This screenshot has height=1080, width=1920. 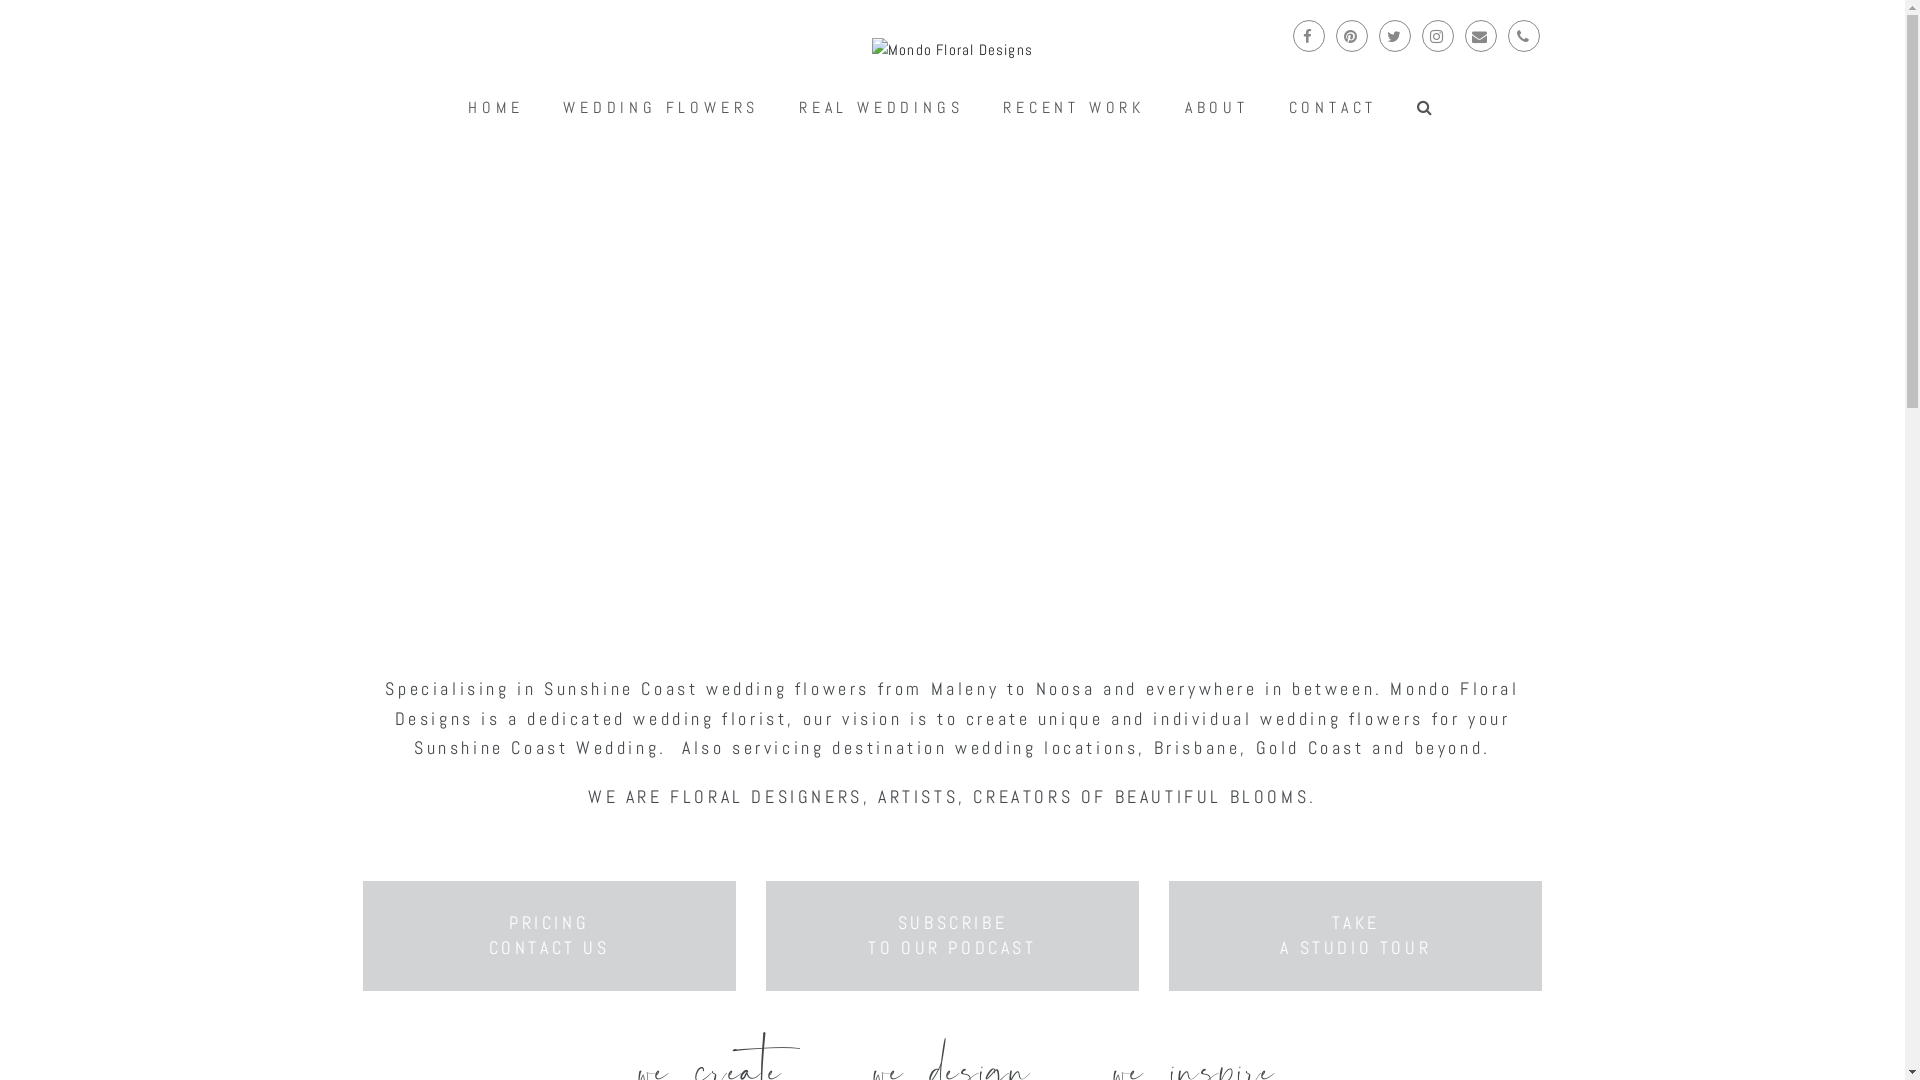 I want to click on 'REAL WEDDINGS', so click(x=780, y=108).